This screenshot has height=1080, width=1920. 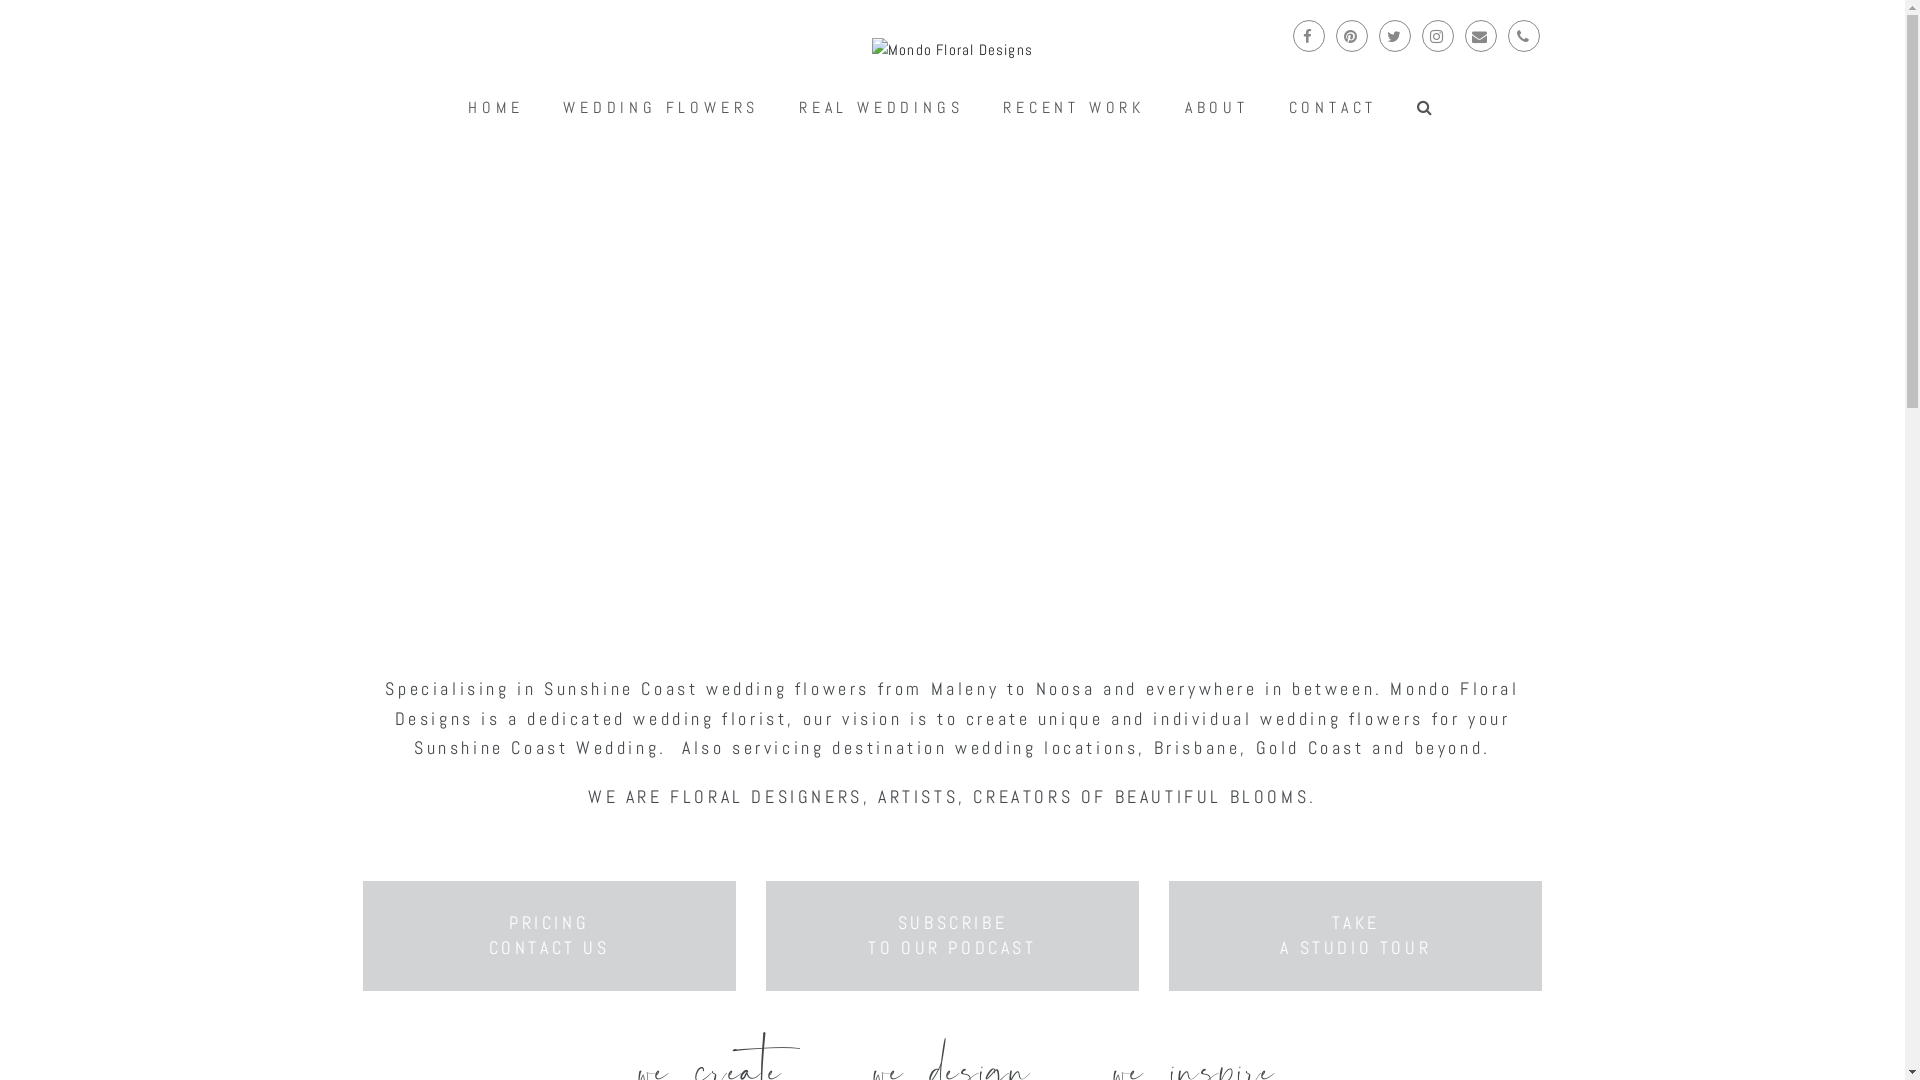 I want to click on 'REAL WEDDINGS', so click(x=780, y=108).